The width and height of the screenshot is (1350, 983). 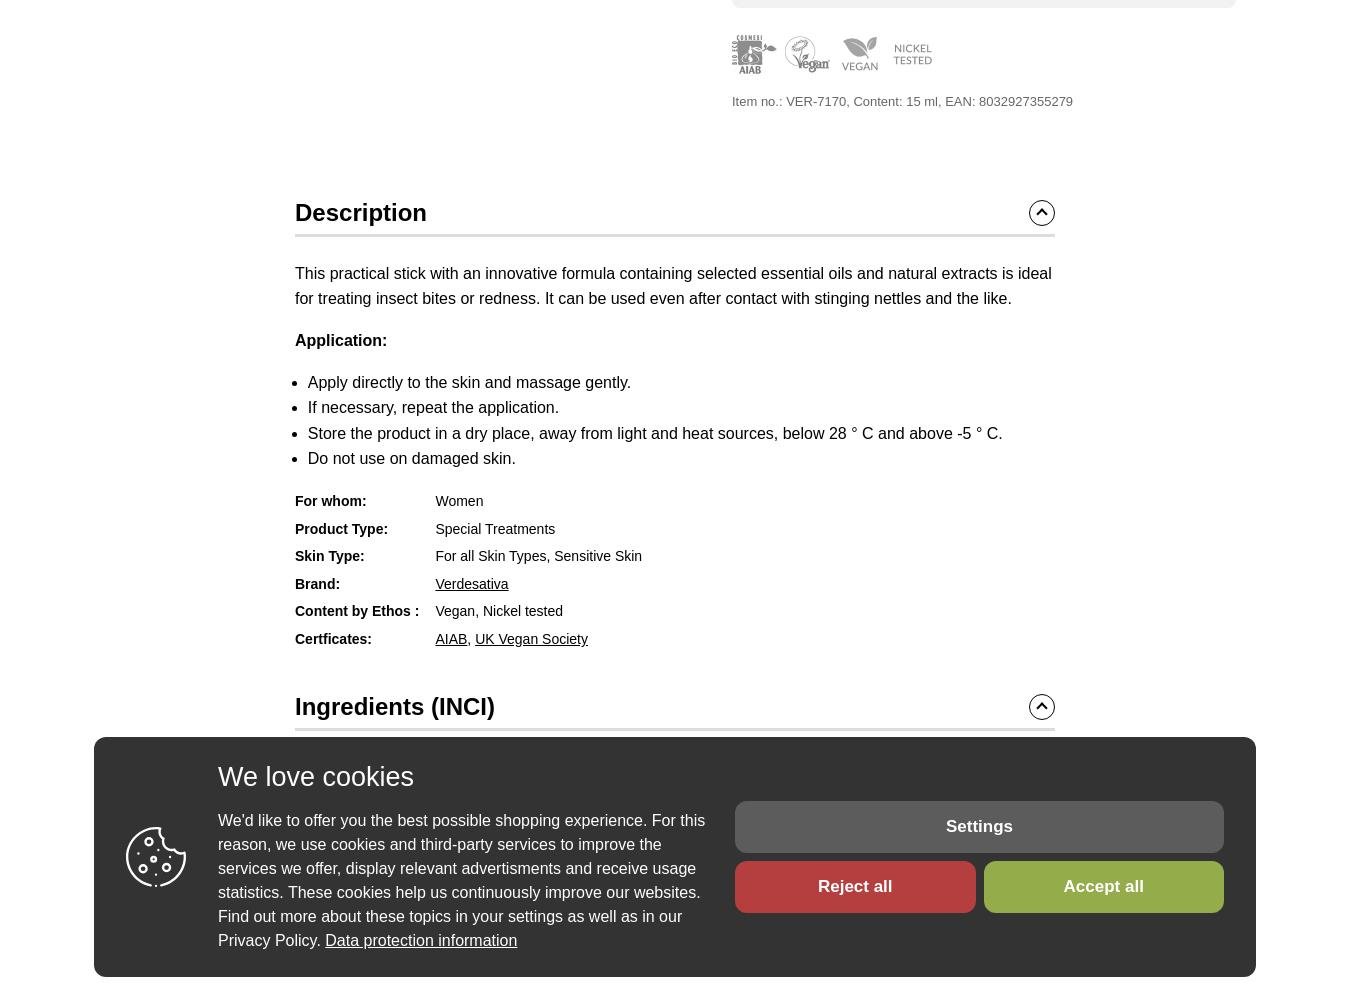 I want to click on 'Camphor', so click(x=571, y=786).